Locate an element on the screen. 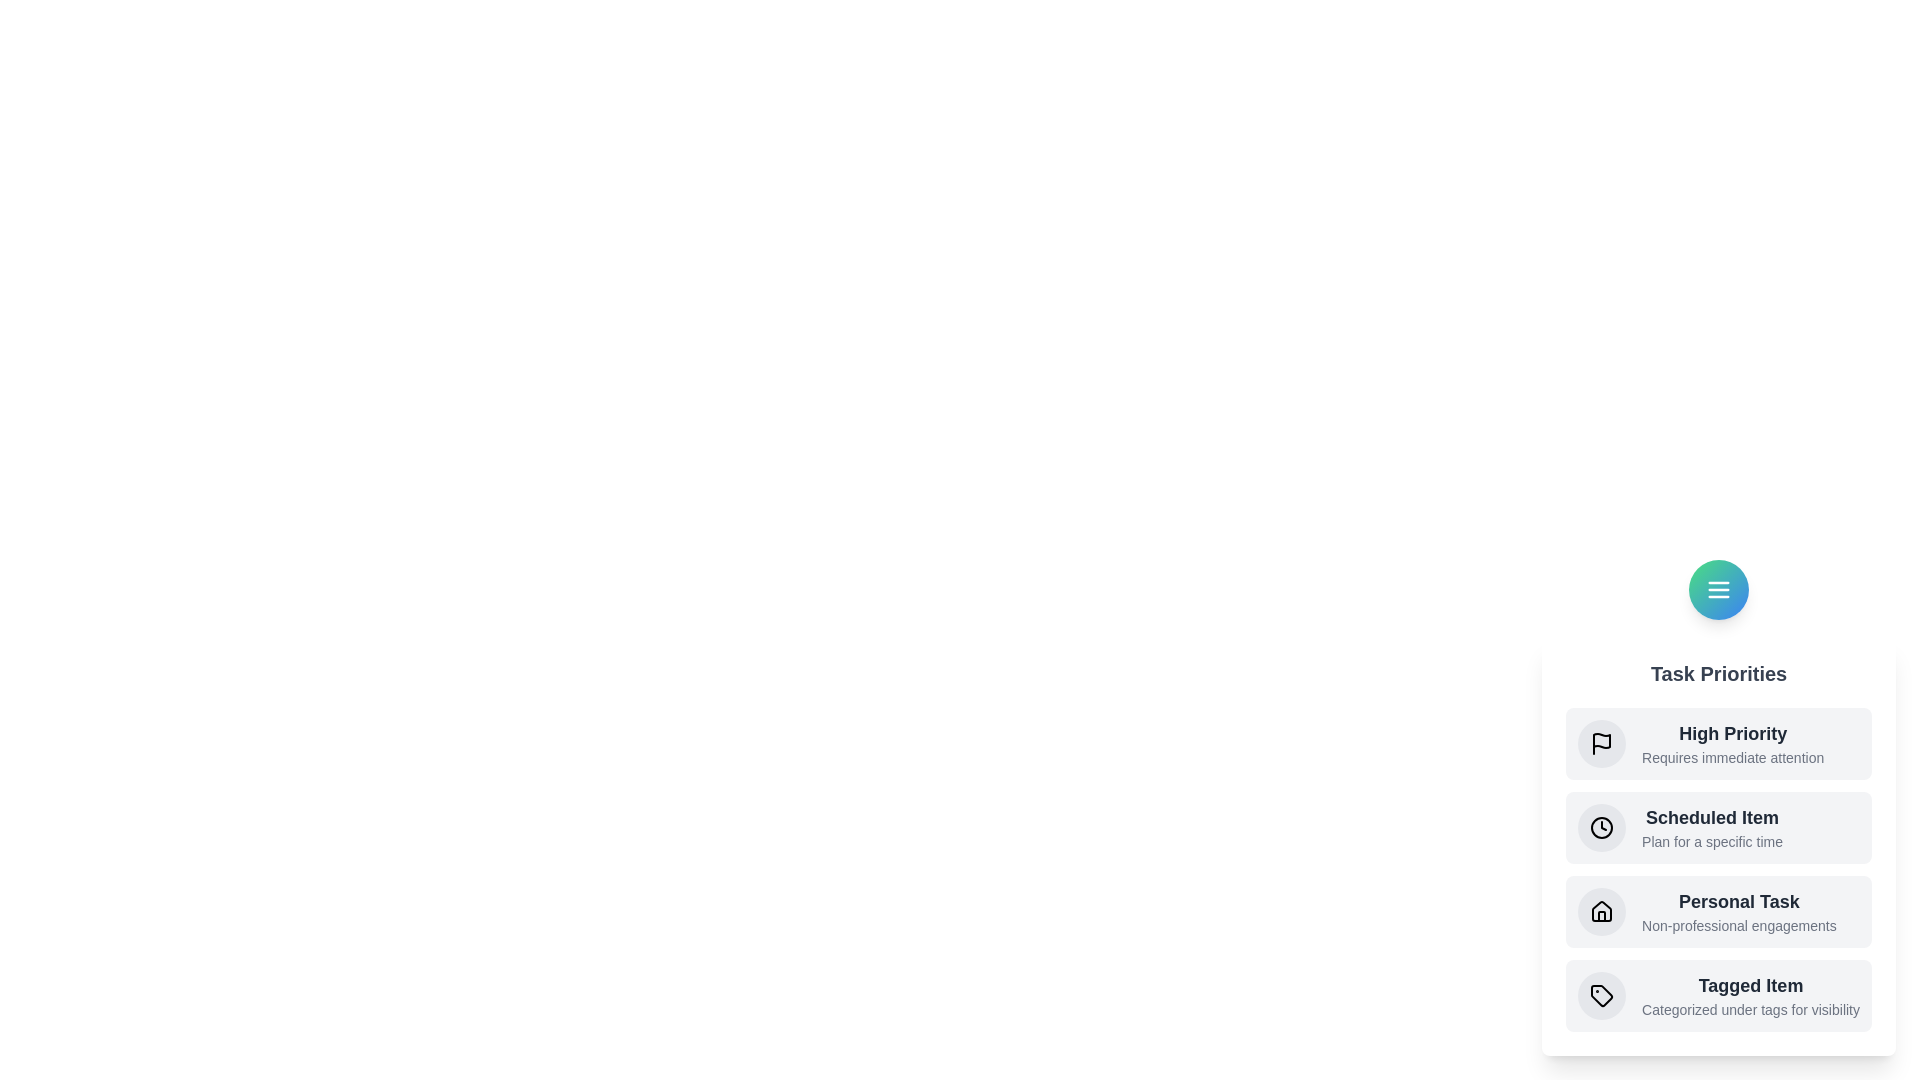 The height and width of the screenshot is (1080, 1920). the specified element: scheduled_item is located at coordinates (1602, 828).